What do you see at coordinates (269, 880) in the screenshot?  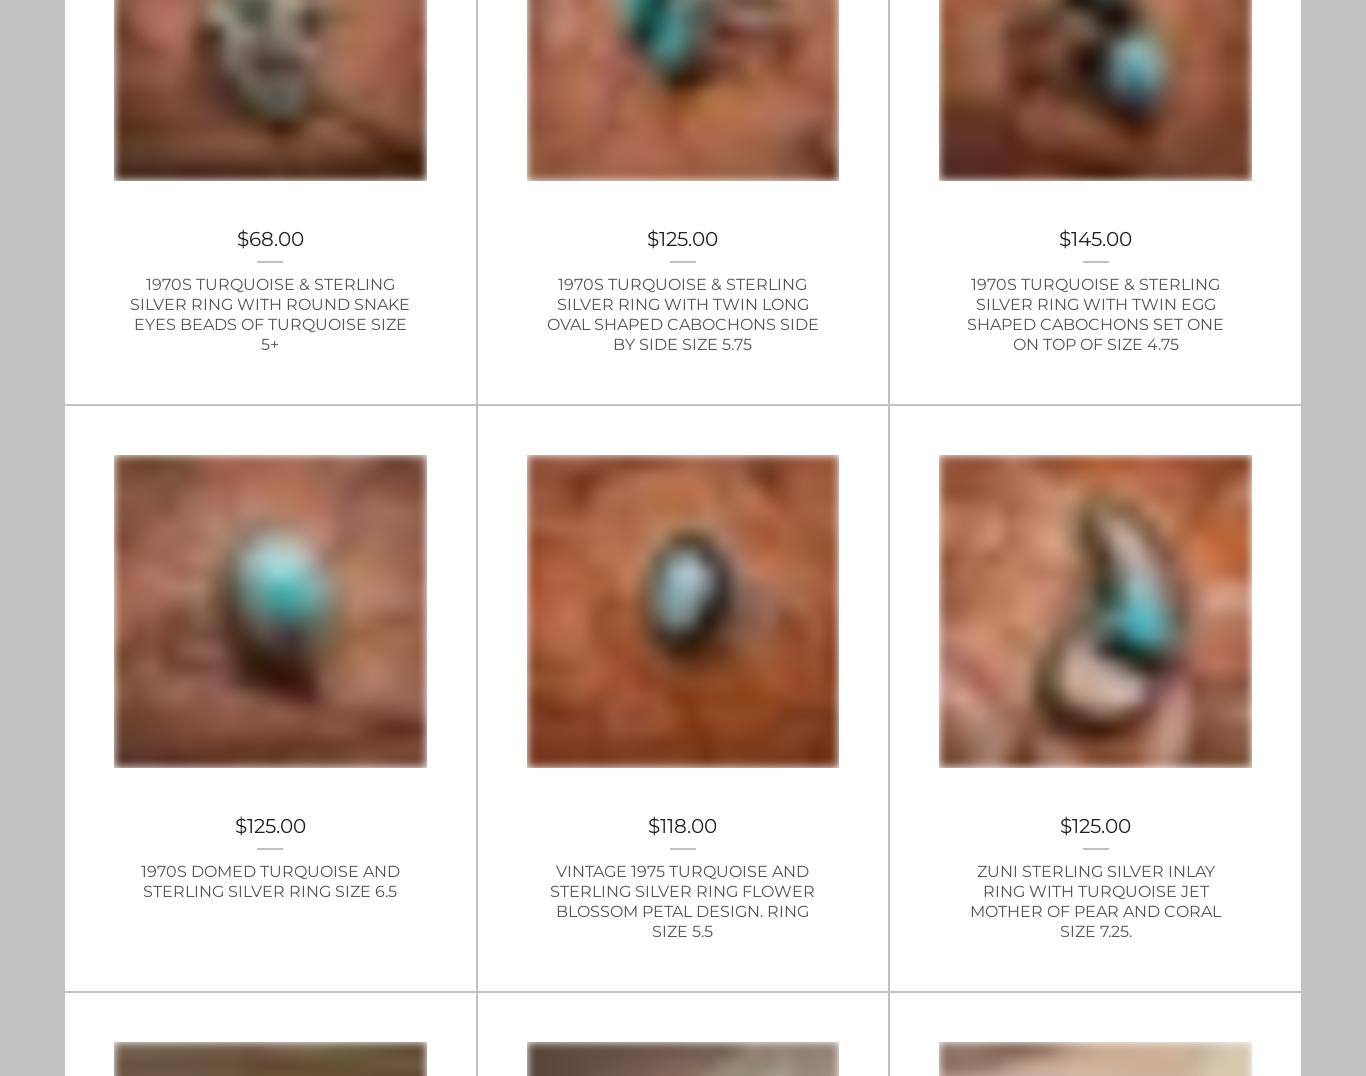 I see `'1970s Domed Turquoise and Sterling Silver Ring size 6.5'` at bounding box center [269, 880].